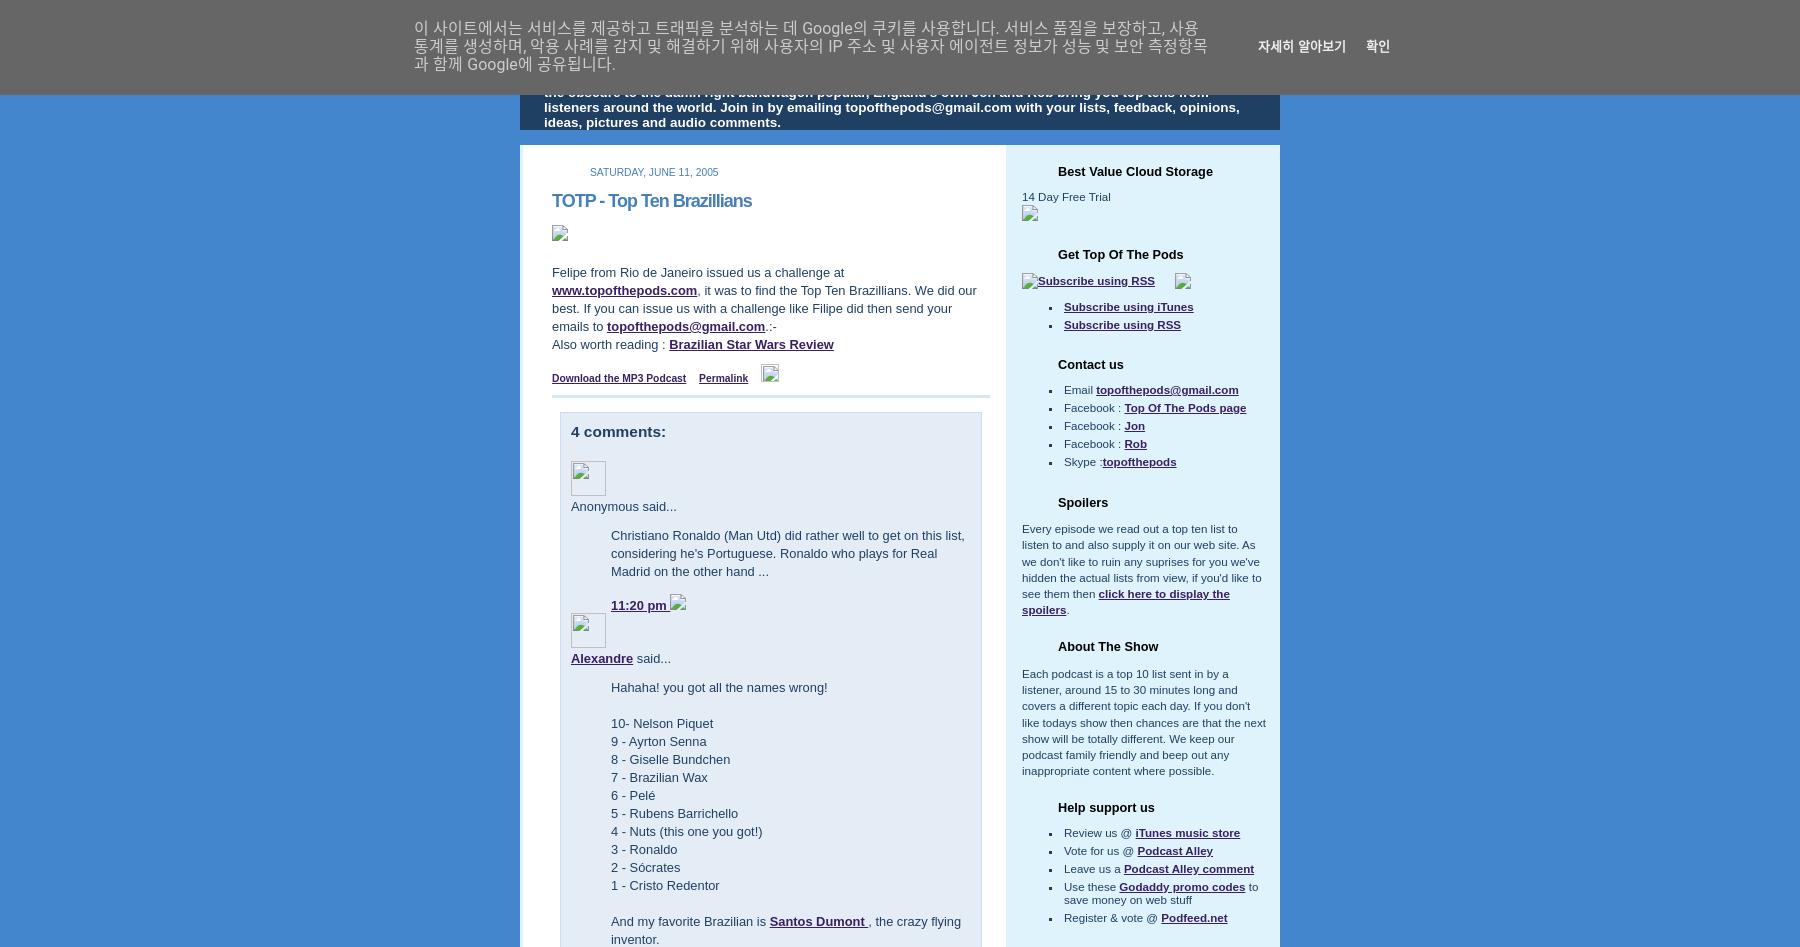 Image resolution: width=1800 pixels, height=947 pixels. I want to click on 'Help support us', so click(1105, 807).